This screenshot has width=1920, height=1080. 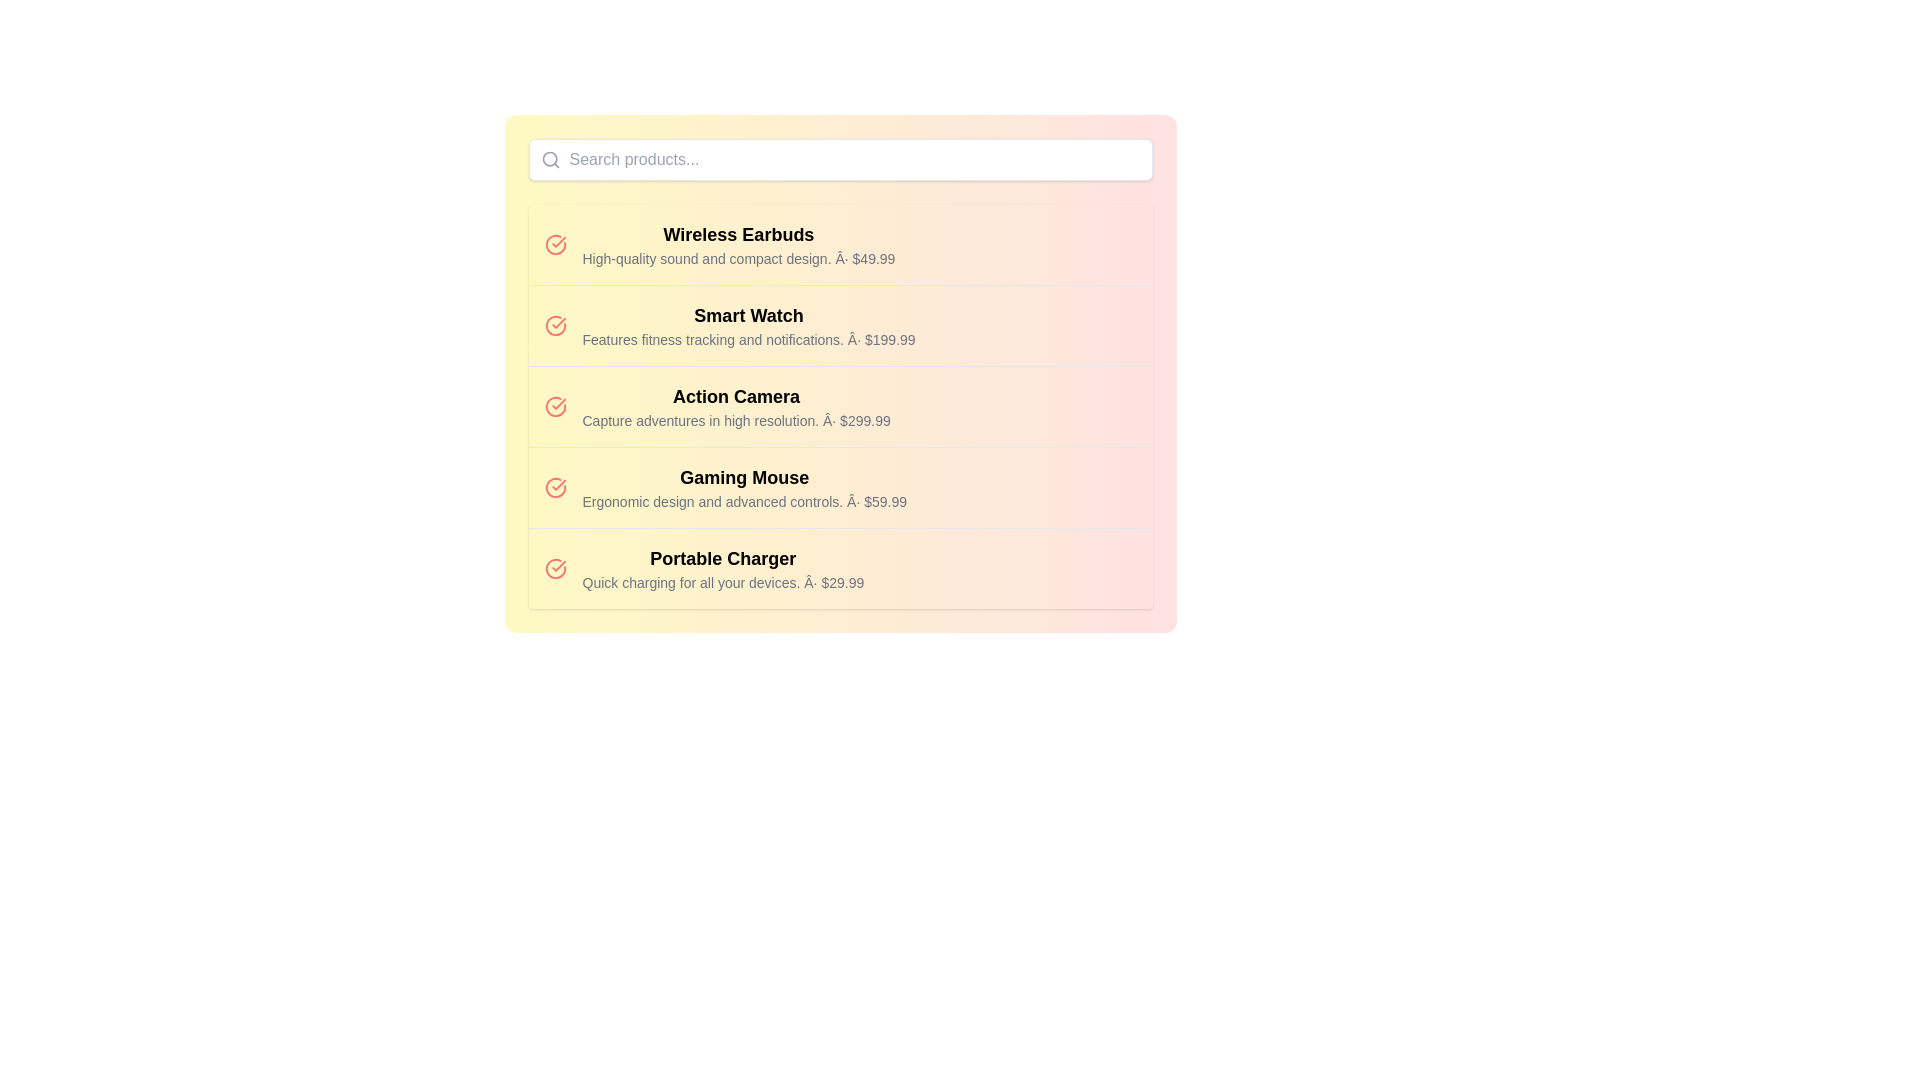 What do you see at coordinates (738, 234) in the screenshot?
I see `the text label that contains 'Wireless Earbuds' in bold, large font for reading` at bounding box center [738, 234].